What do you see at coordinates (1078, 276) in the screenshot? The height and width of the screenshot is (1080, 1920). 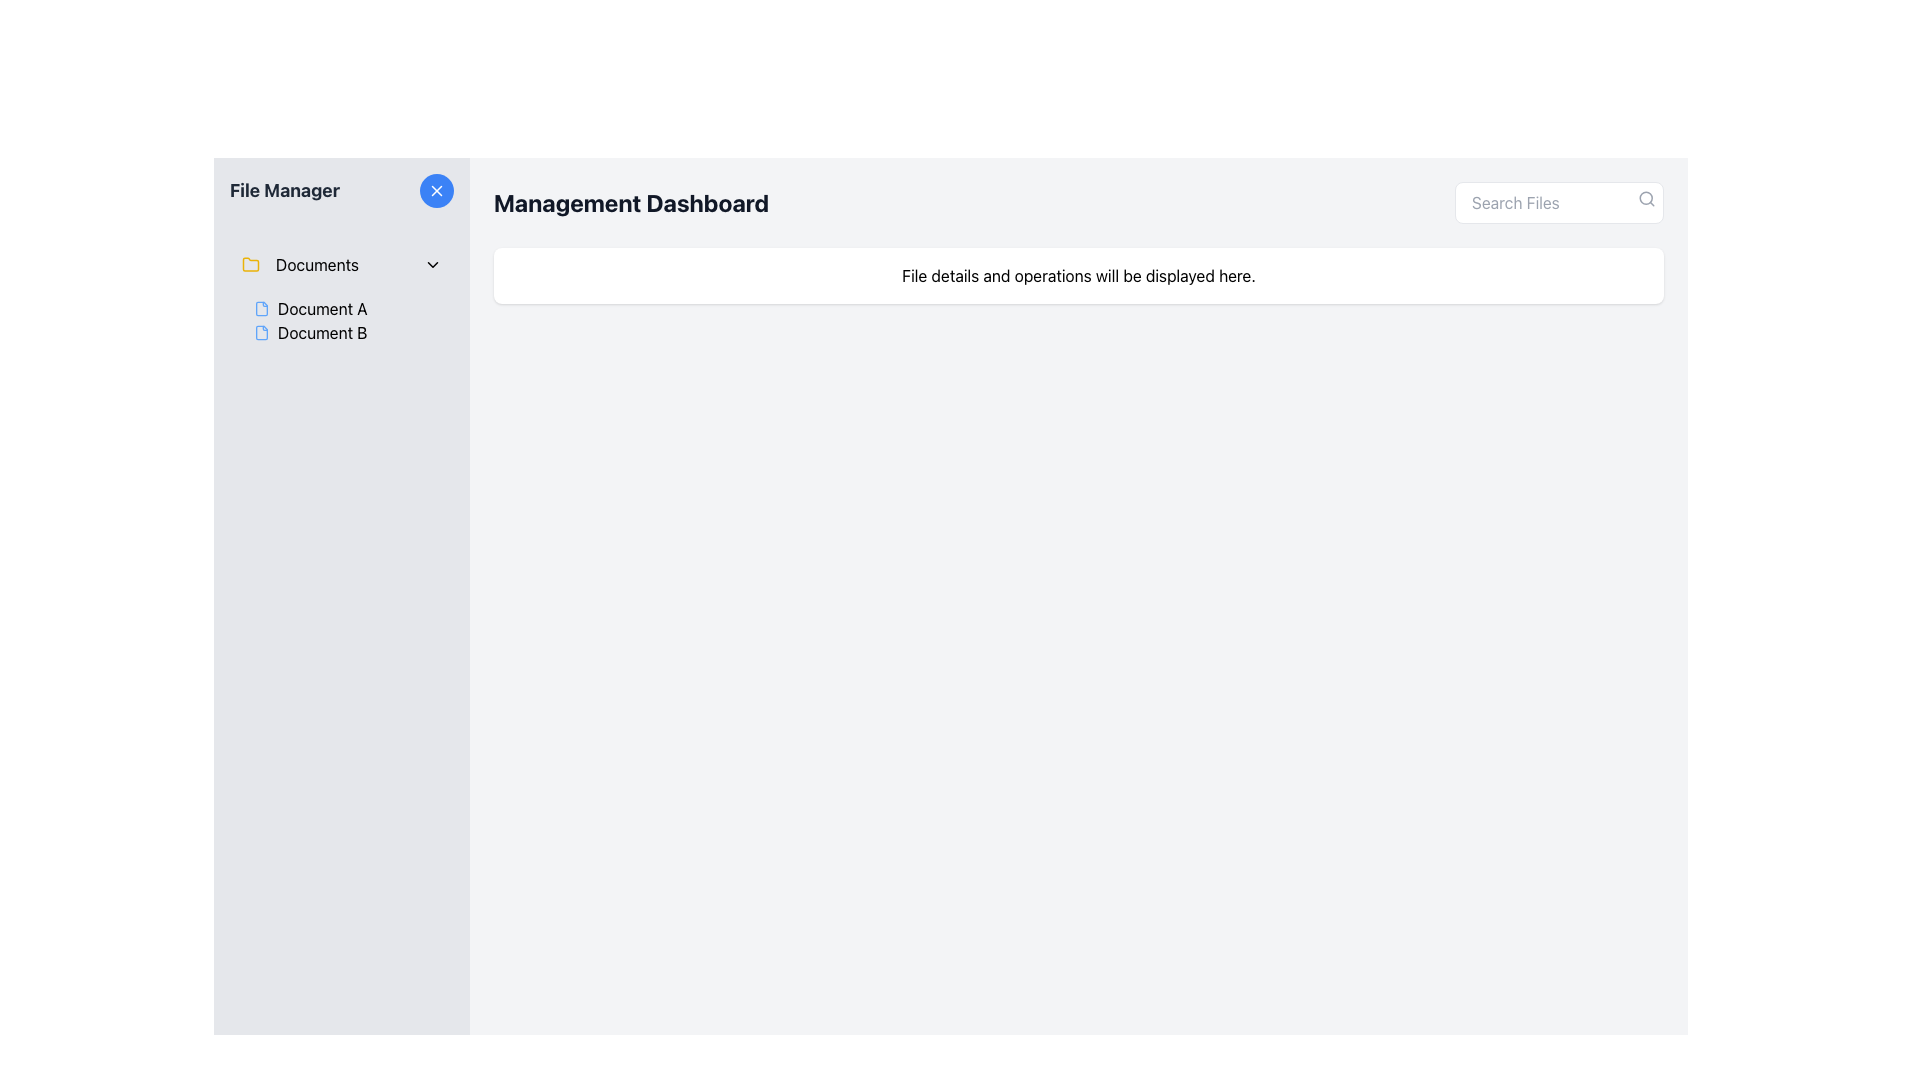 I see `the informational text box located below the 'Management Dashboard' heading, which serves as a placeholder for file details and operational controls` at bounding box center [1078, 276].